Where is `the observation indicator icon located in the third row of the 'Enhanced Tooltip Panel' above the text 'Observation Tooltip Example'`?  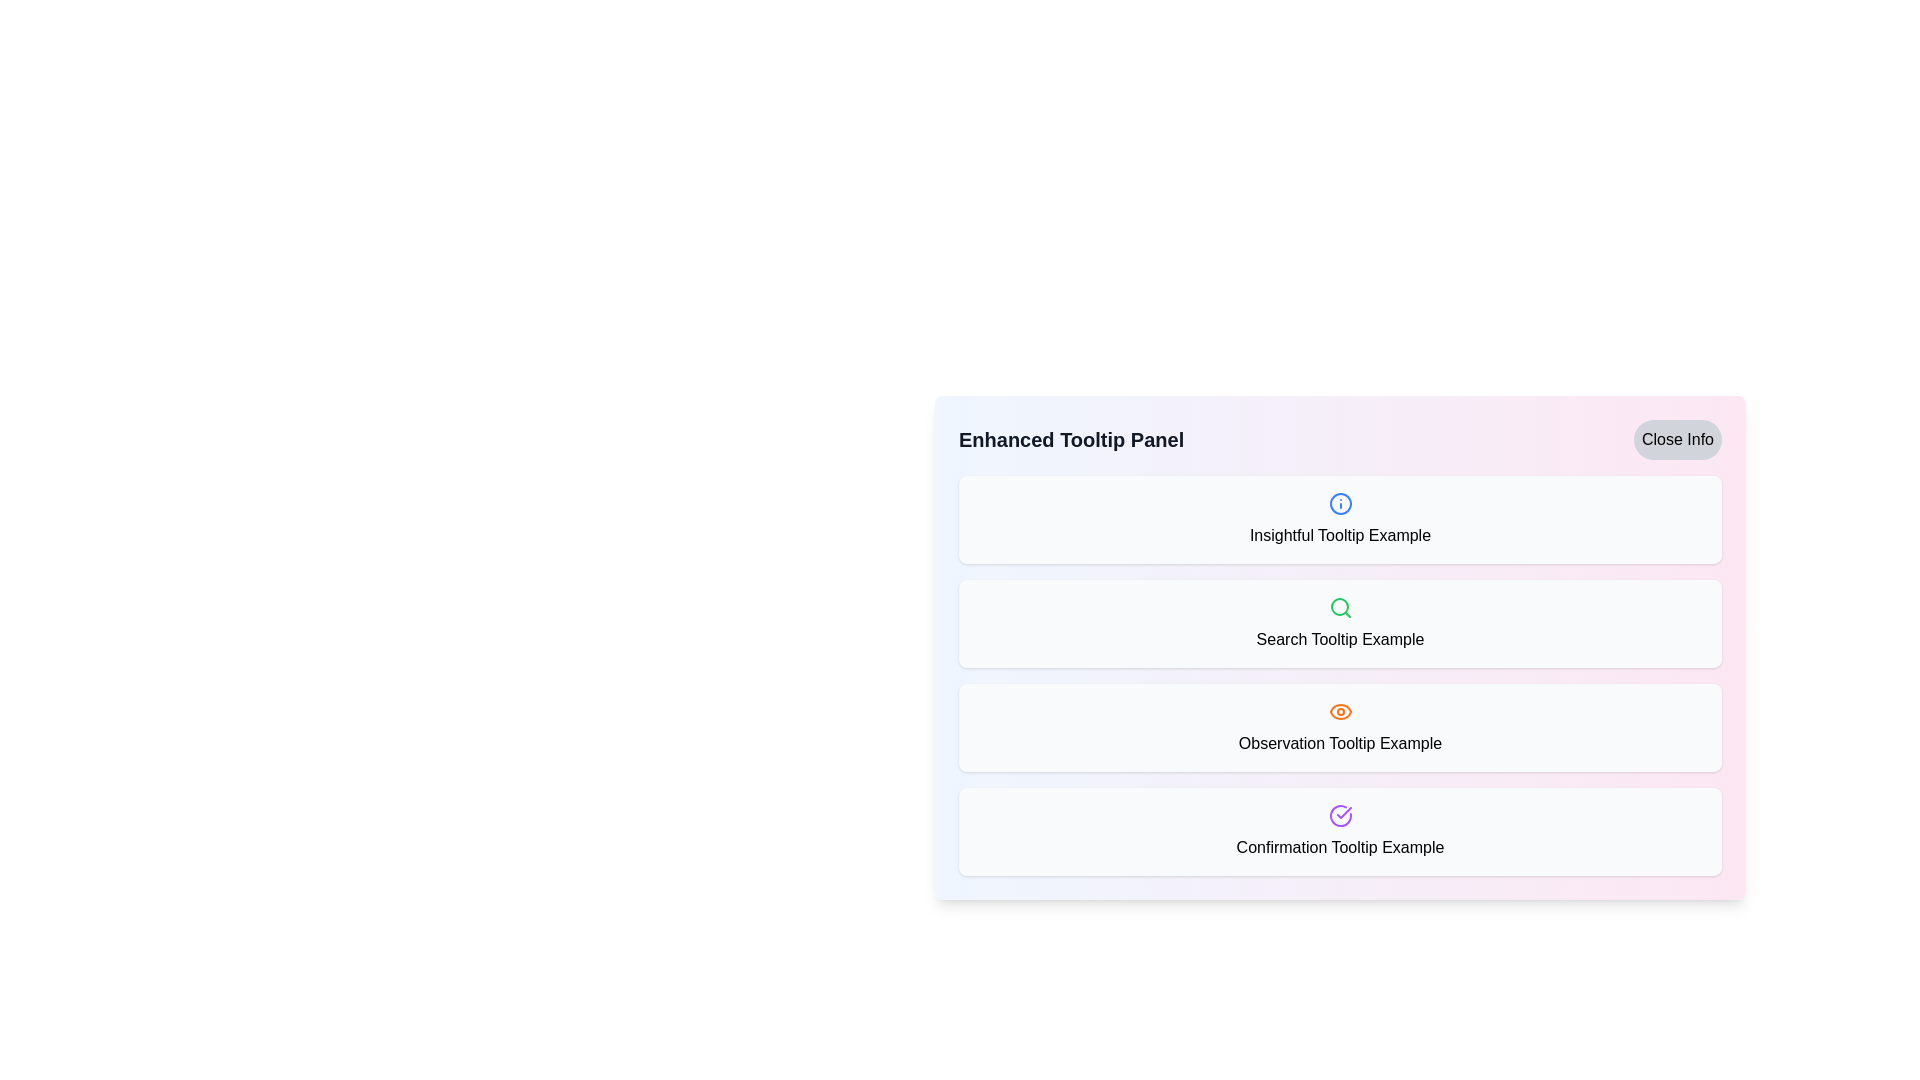 the observation indicator icon located in the third row of the 'Enhanced Tooltip Panel' above the text 'Observation Tooltip Example' is located at coordinates (1340, 711).